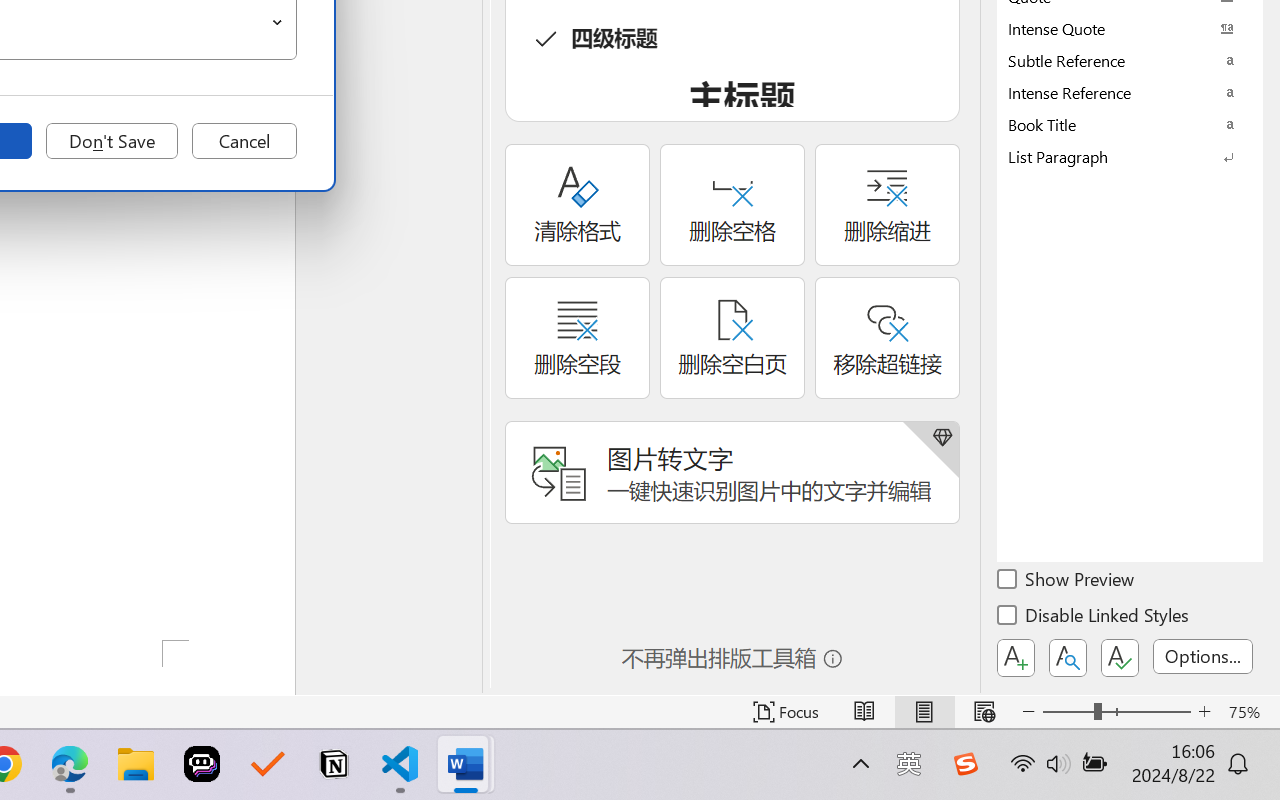 This screenshot has width=1280, height=800. Describe the element at coordinates (1067, 711) in the screenshot. I see `'Zoom Out'` at that location.